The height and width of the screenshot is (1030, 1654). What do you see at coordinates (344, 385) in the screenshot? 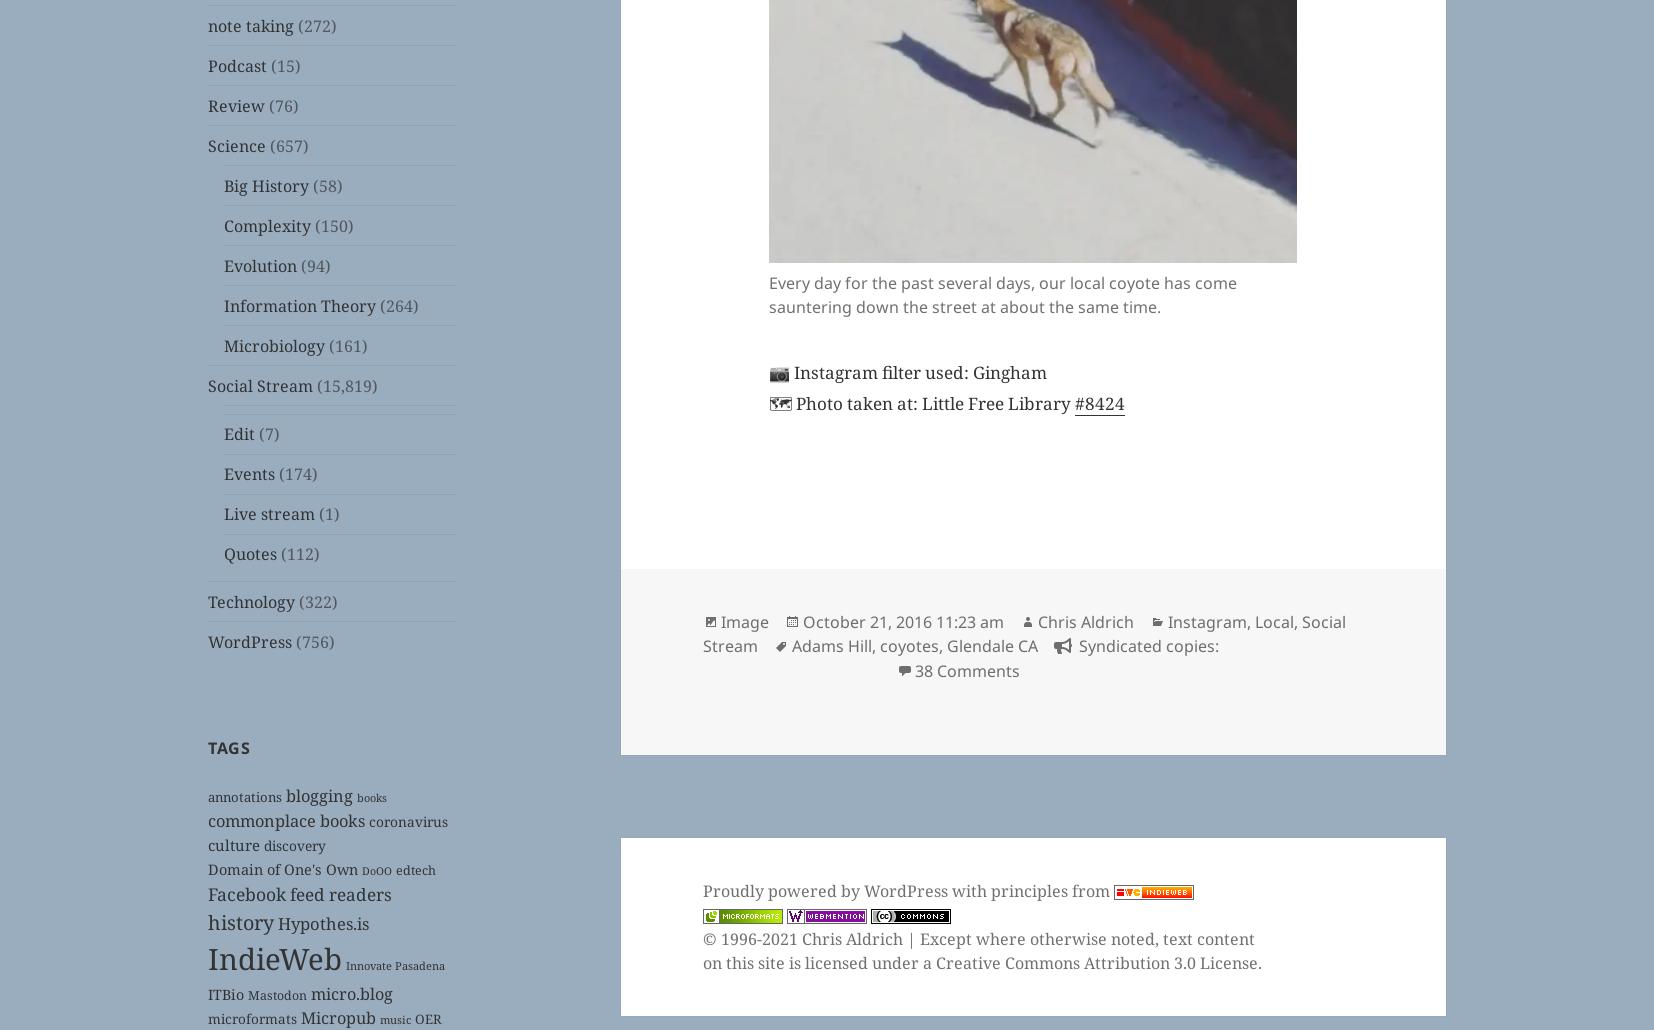
I see `'(15,819)'` at bounding box center [344, 385].